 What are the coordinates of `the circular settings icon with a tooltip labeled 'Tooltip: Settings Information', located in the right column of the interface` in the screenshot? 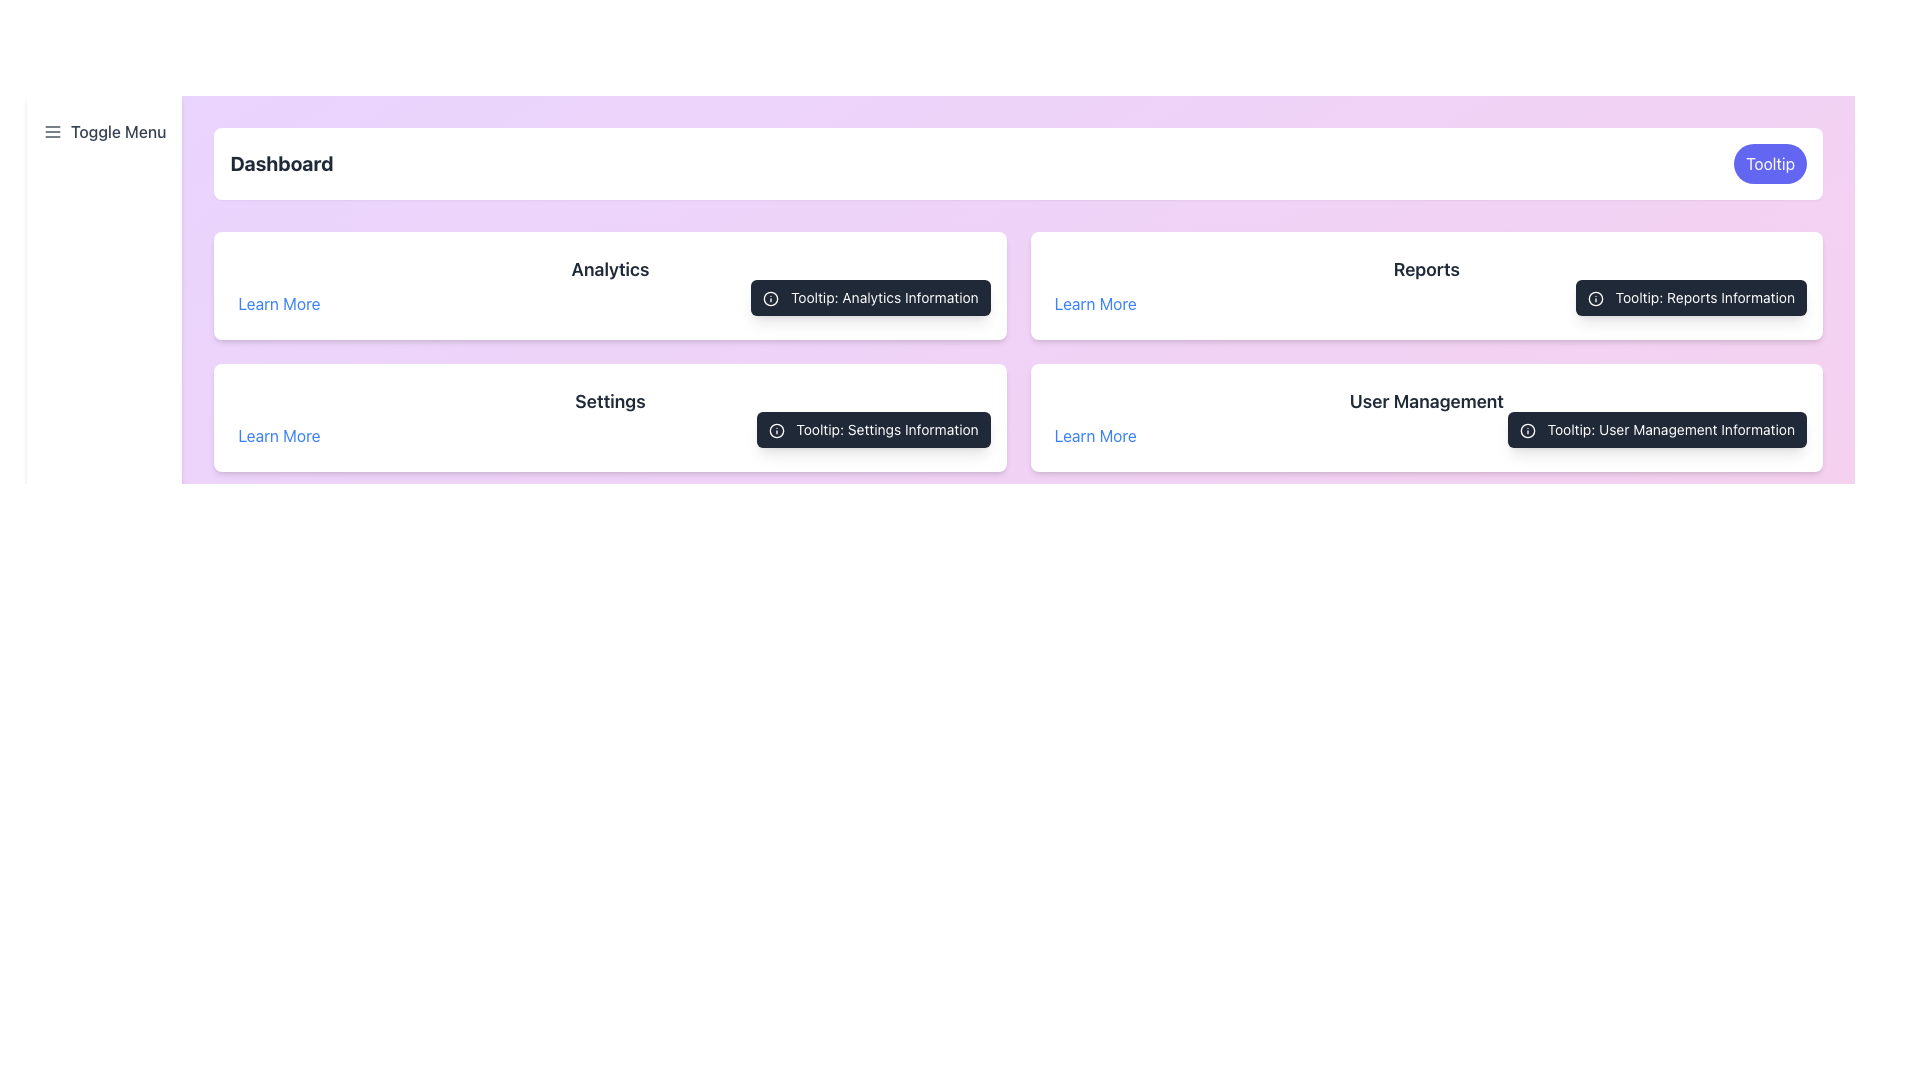 It's located at (775, 430).